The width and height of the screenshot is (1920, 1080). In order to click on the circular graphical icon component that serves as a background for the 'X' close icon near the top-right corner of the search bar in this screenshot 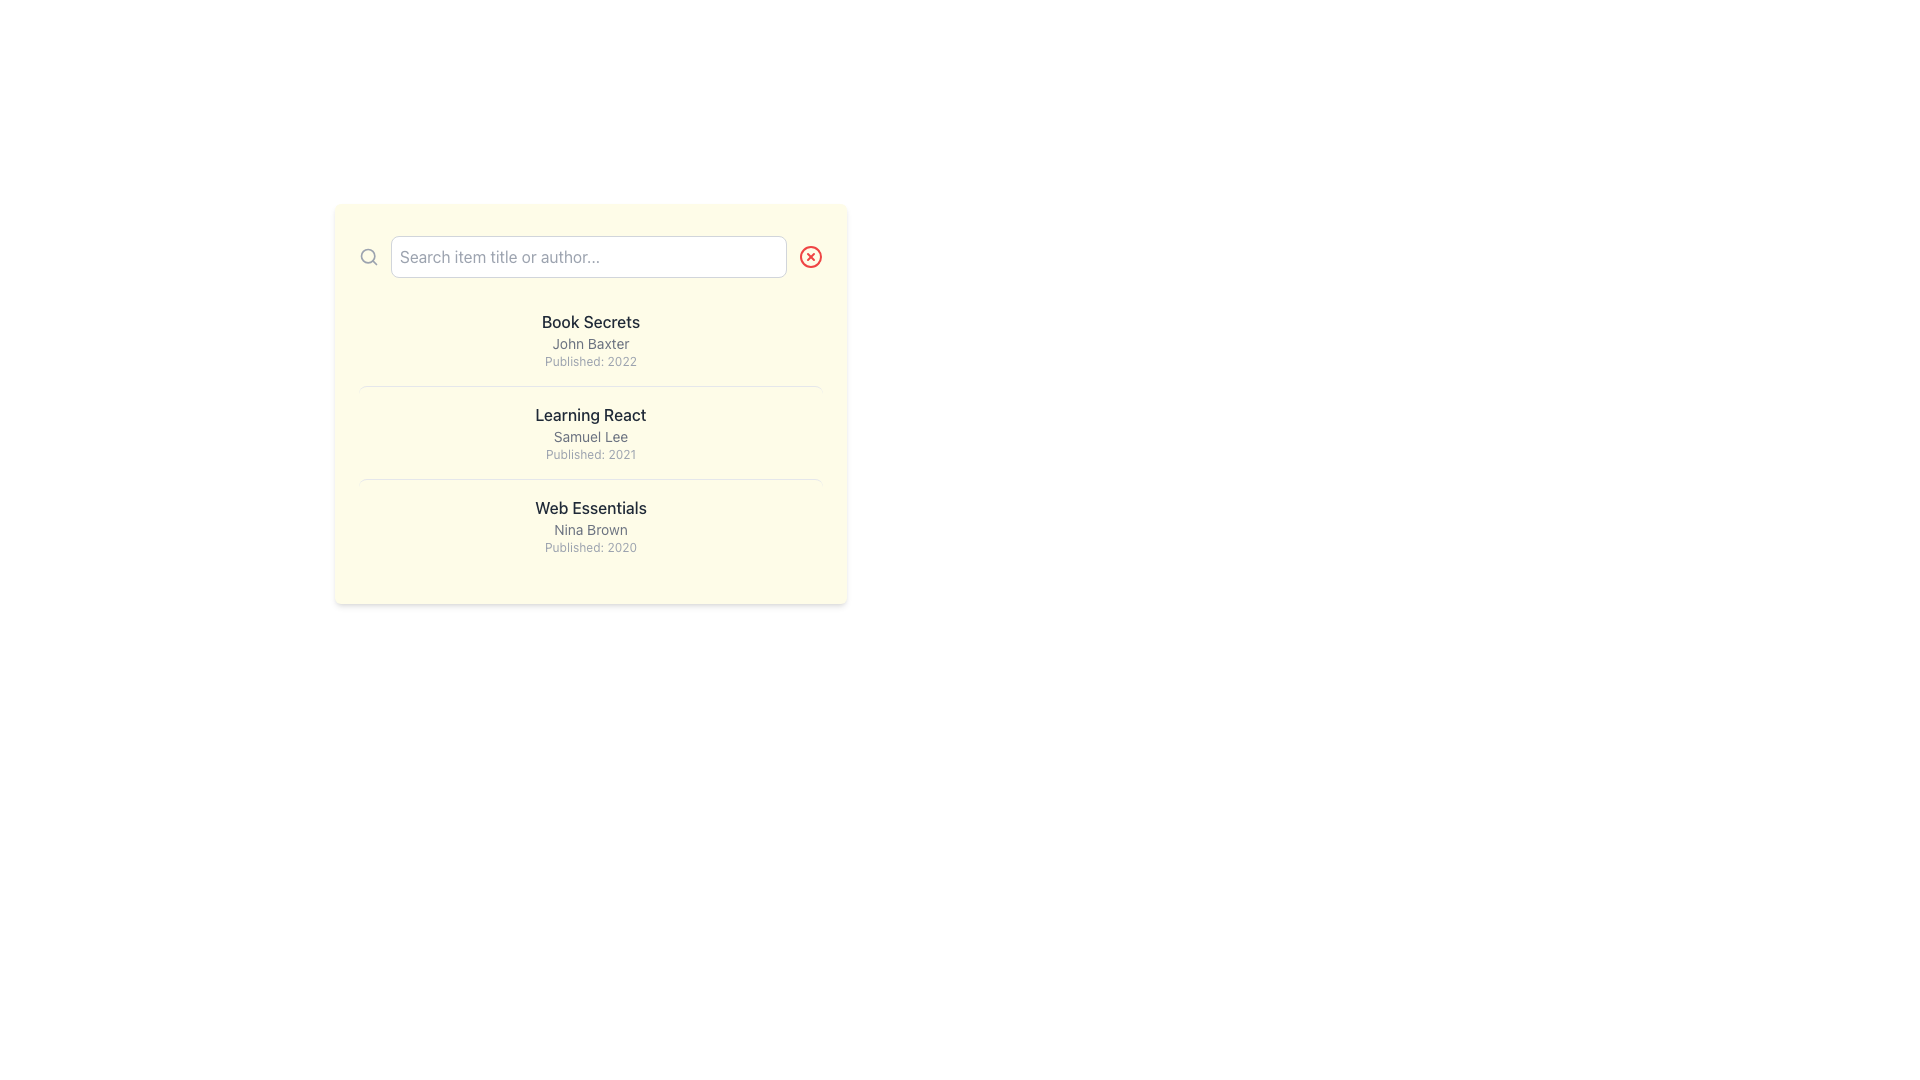, I will do `click(811, 256)`.